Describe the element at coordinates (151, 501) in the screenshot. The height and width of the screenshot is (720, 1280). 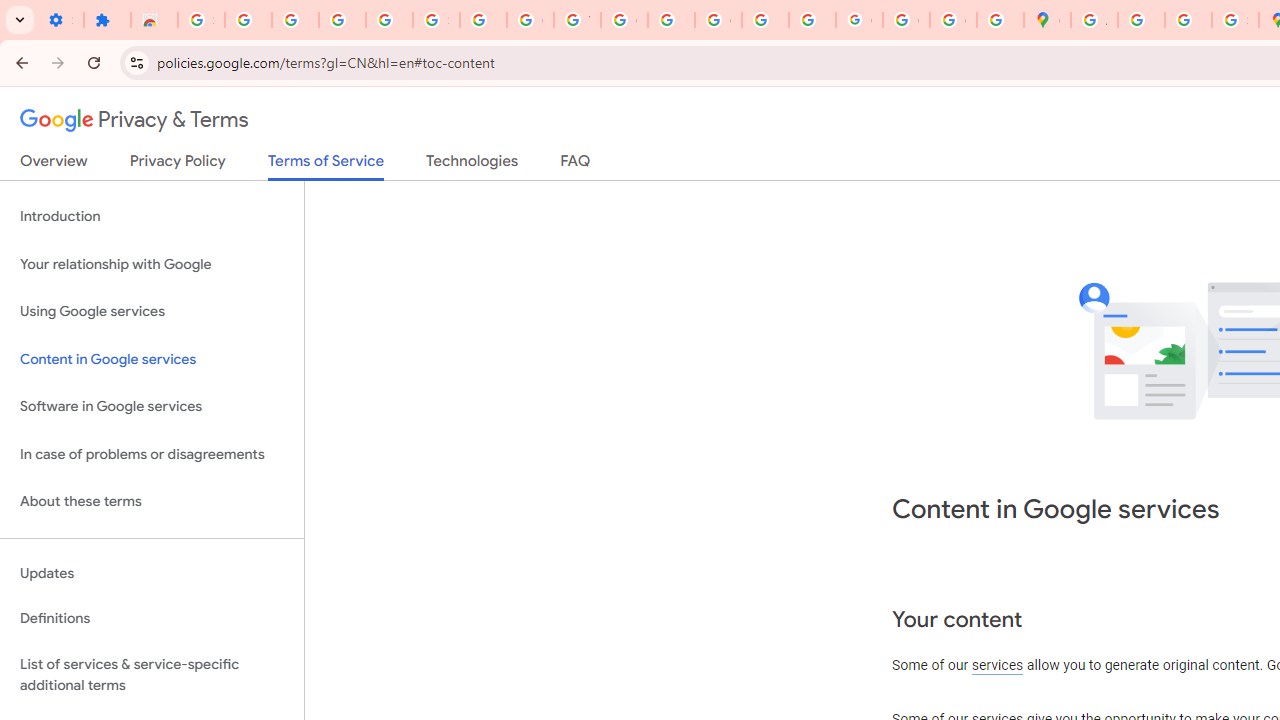
I see `'About these terms'` at that location.